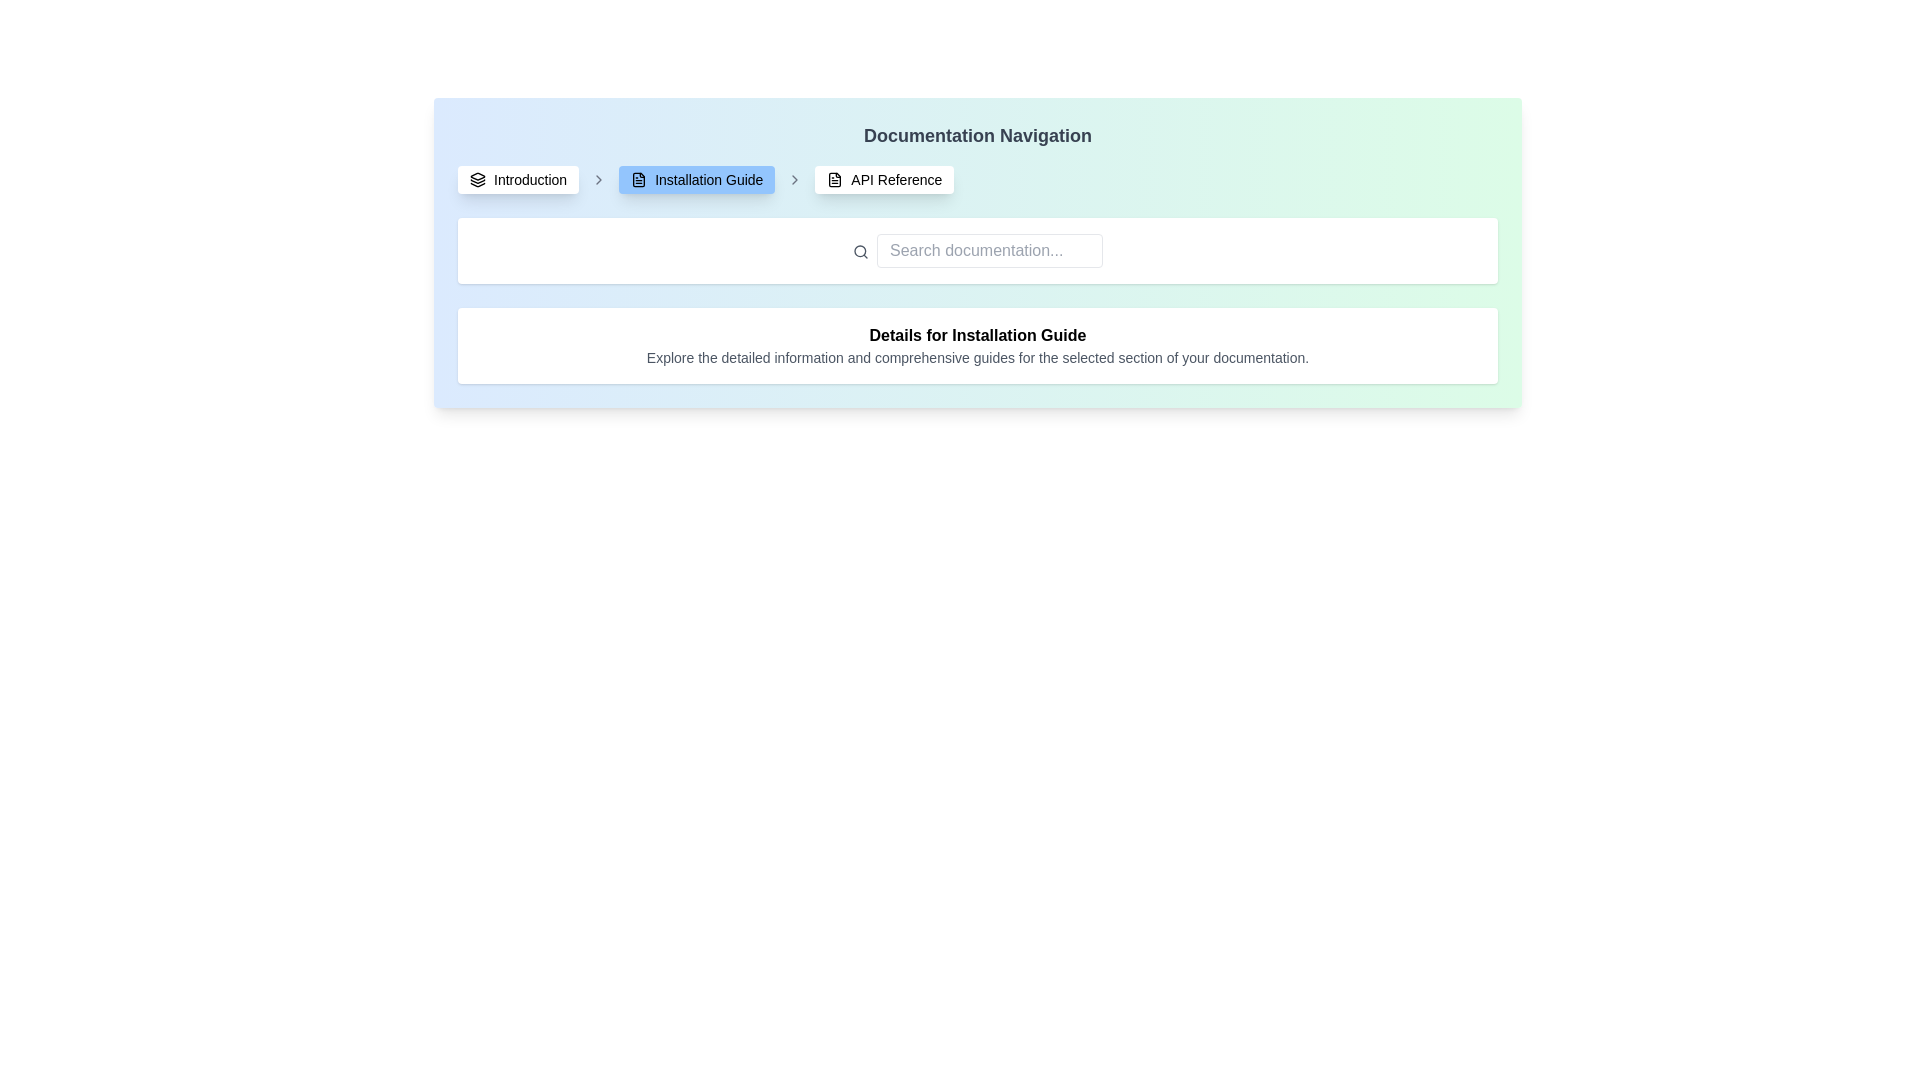  I want to click on the breadcrumb navigation button labeled 'API Reference', which contains a small SVG document icon, so click(835, 180).